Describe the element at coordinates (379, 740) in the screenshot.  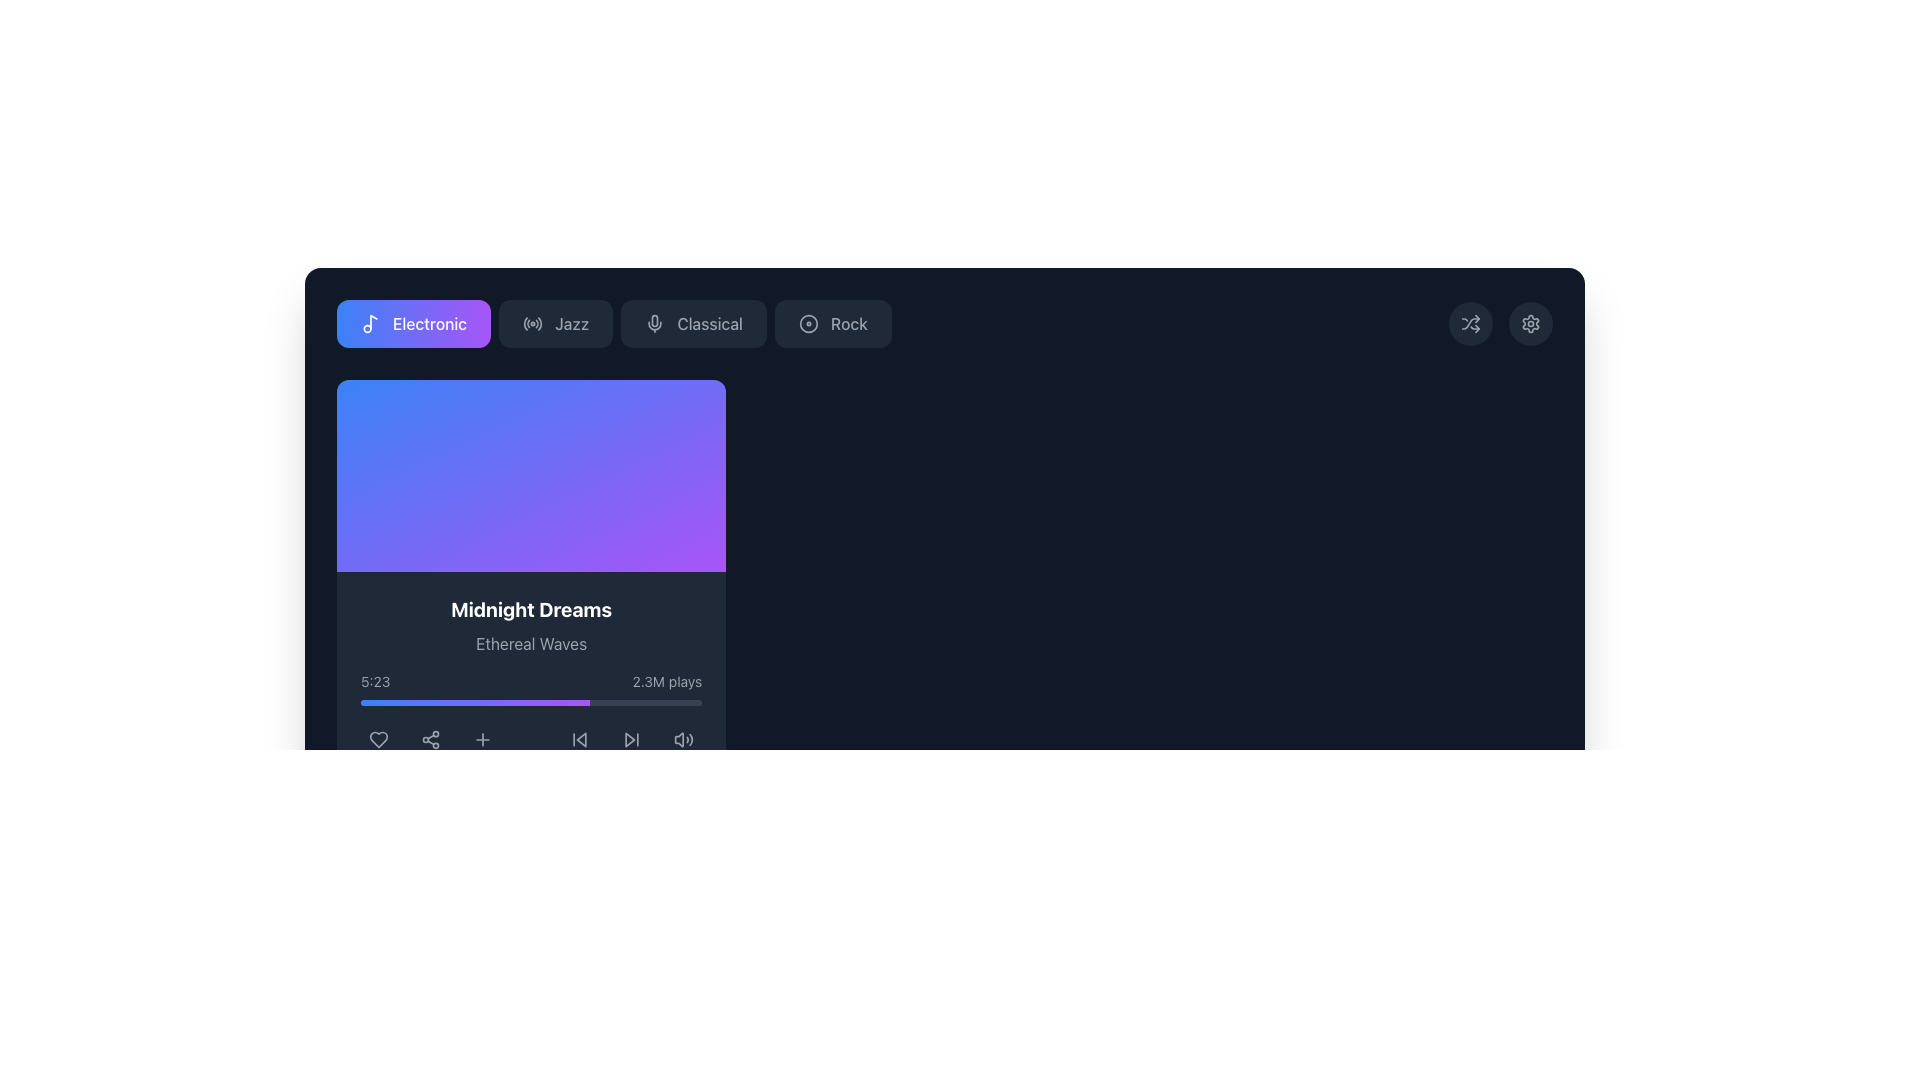
I see `the heart icon button located at the bottom-left corner of the music track details card to mark it as favorite` at that location.